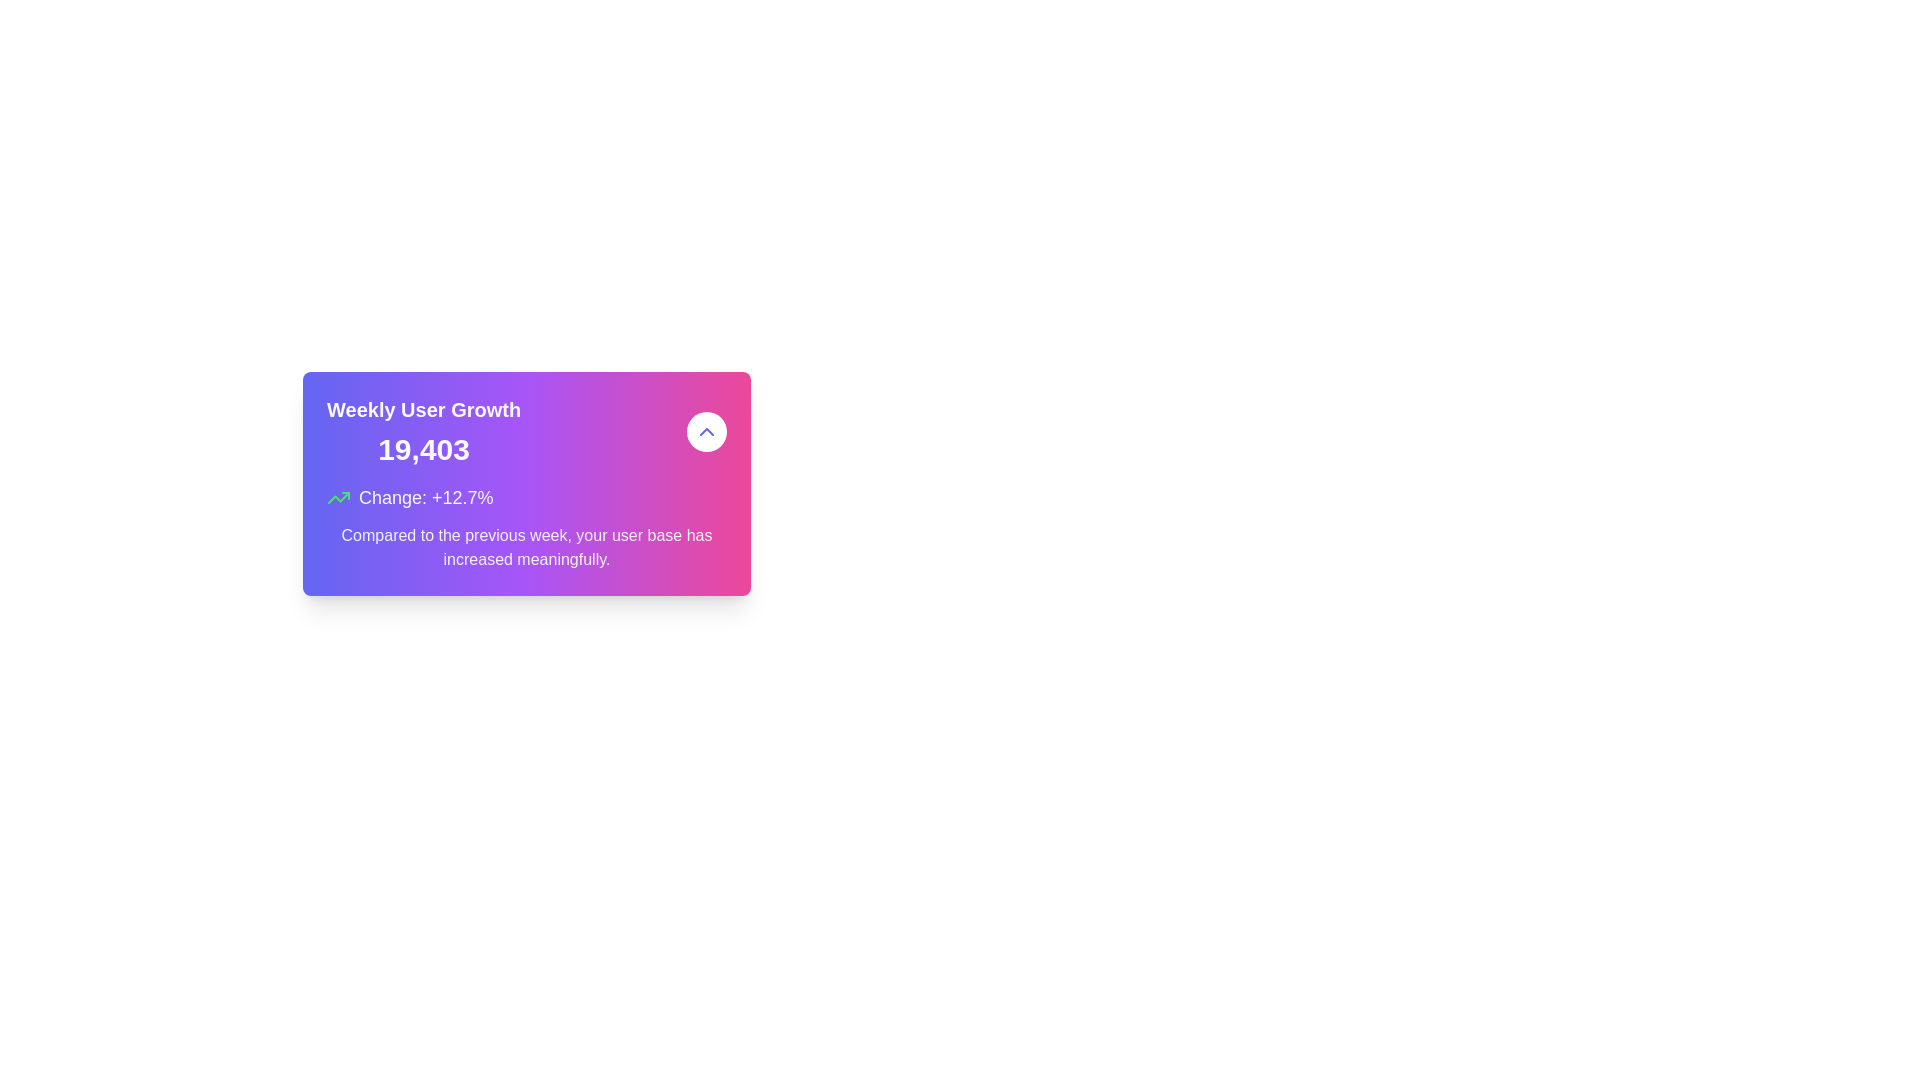 Image resolution: width=1920 pixels, height=1080 pixels. What do you see at coordinates (706, 431) in the screenshot?
I see `the chevron icon located at the center of the circular button in the top-right section of the interface` at bounding box center [706, 431].